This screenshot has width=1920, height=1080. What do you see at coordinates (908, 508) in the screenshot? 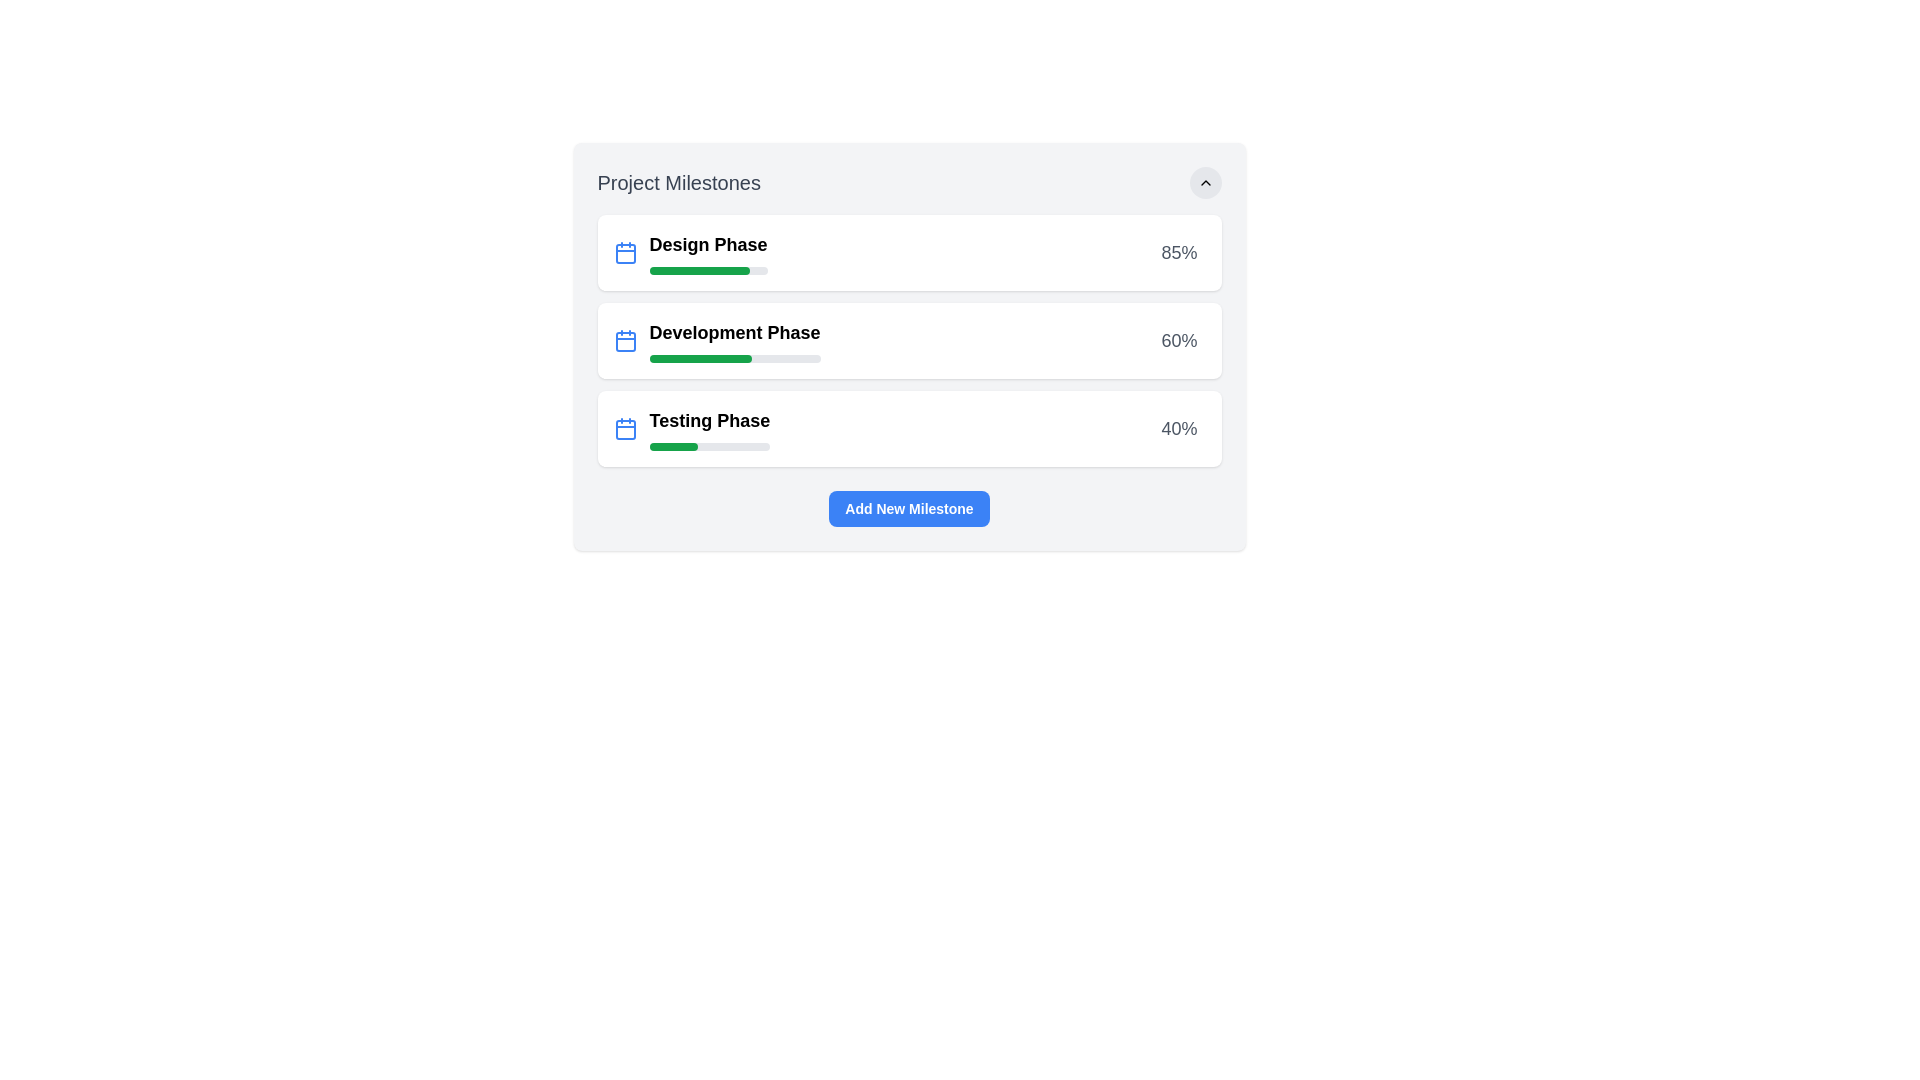
I see `the 'Add New Milestone' button, which is a rectangular button with a blue background and bold white text, located below the list of milestones` at bounding box center [908, 508].